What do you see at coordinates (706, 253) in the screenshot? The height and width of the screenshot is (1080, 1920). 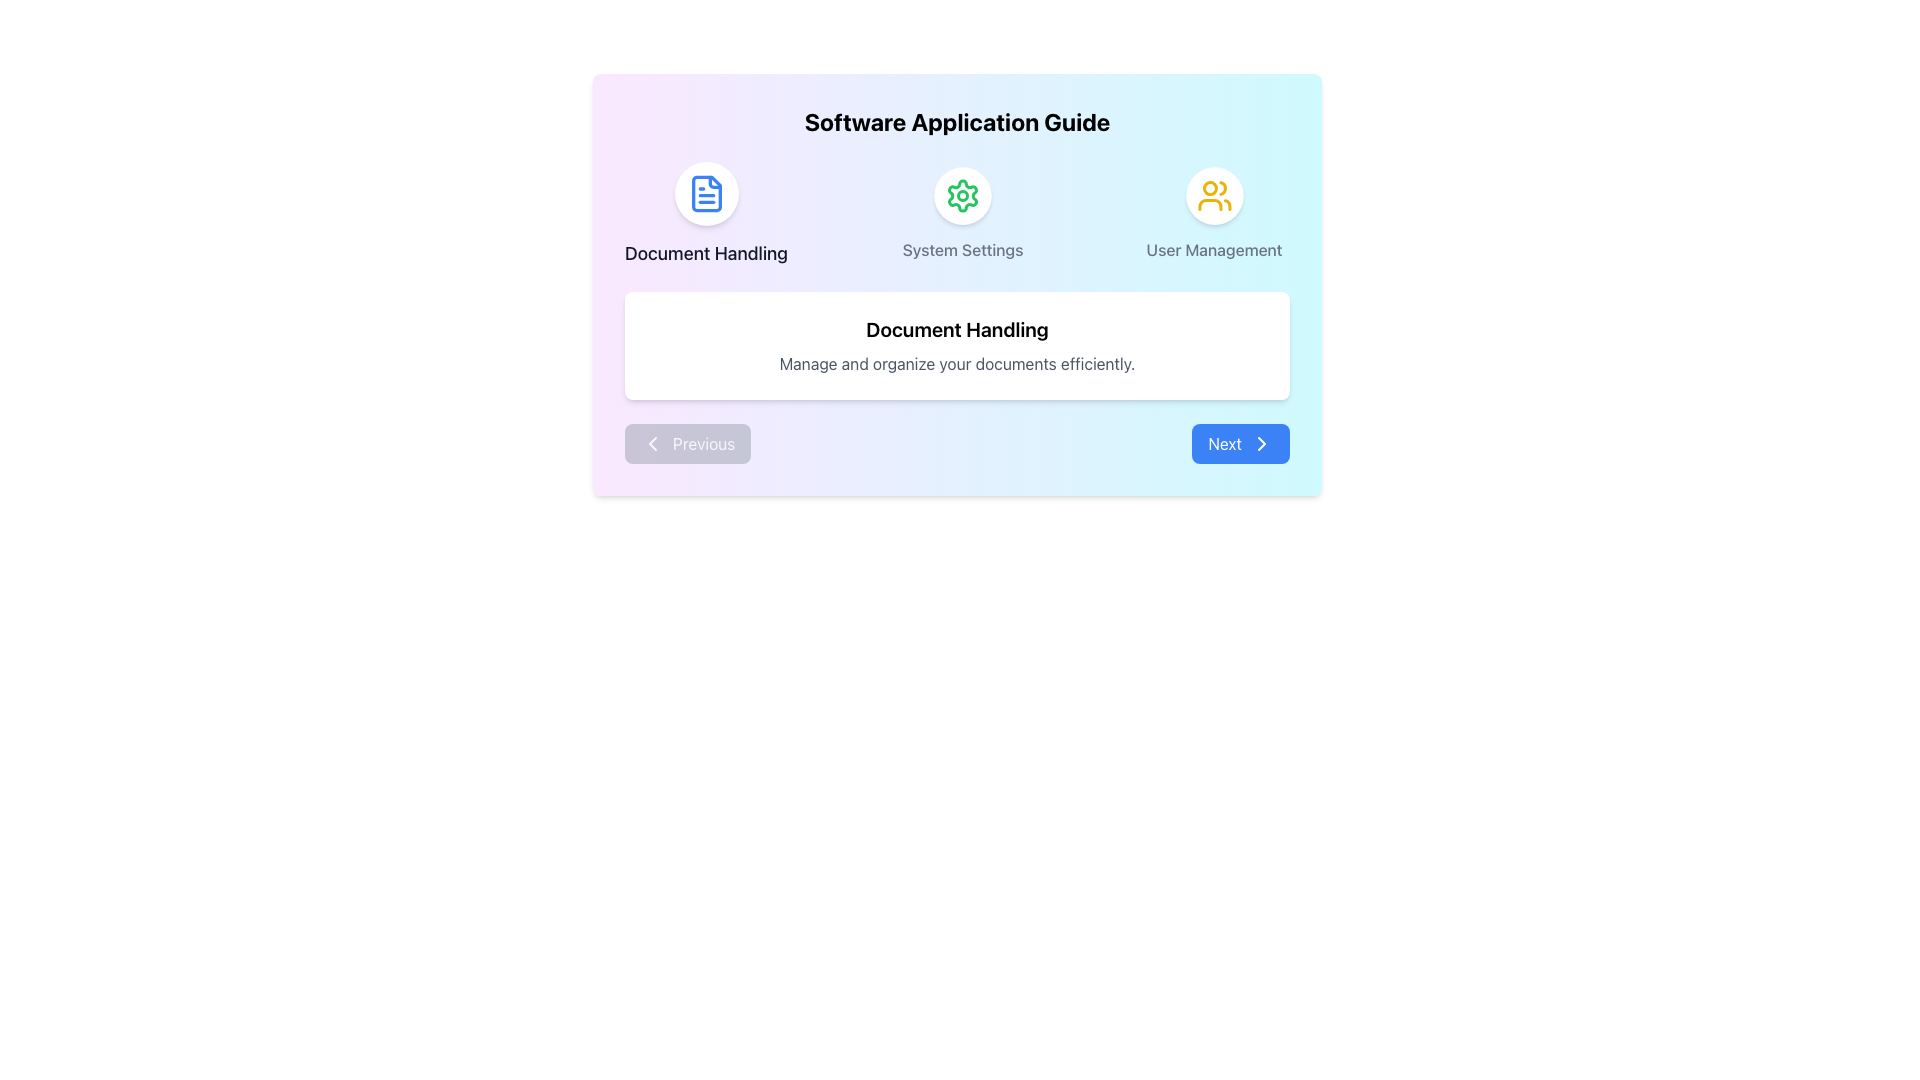 I see `the text label that reads 'Document Handling', which is styled in a large bold font and positioned below an icon in the top-left section of the interface` at bounding box center [706, 253].